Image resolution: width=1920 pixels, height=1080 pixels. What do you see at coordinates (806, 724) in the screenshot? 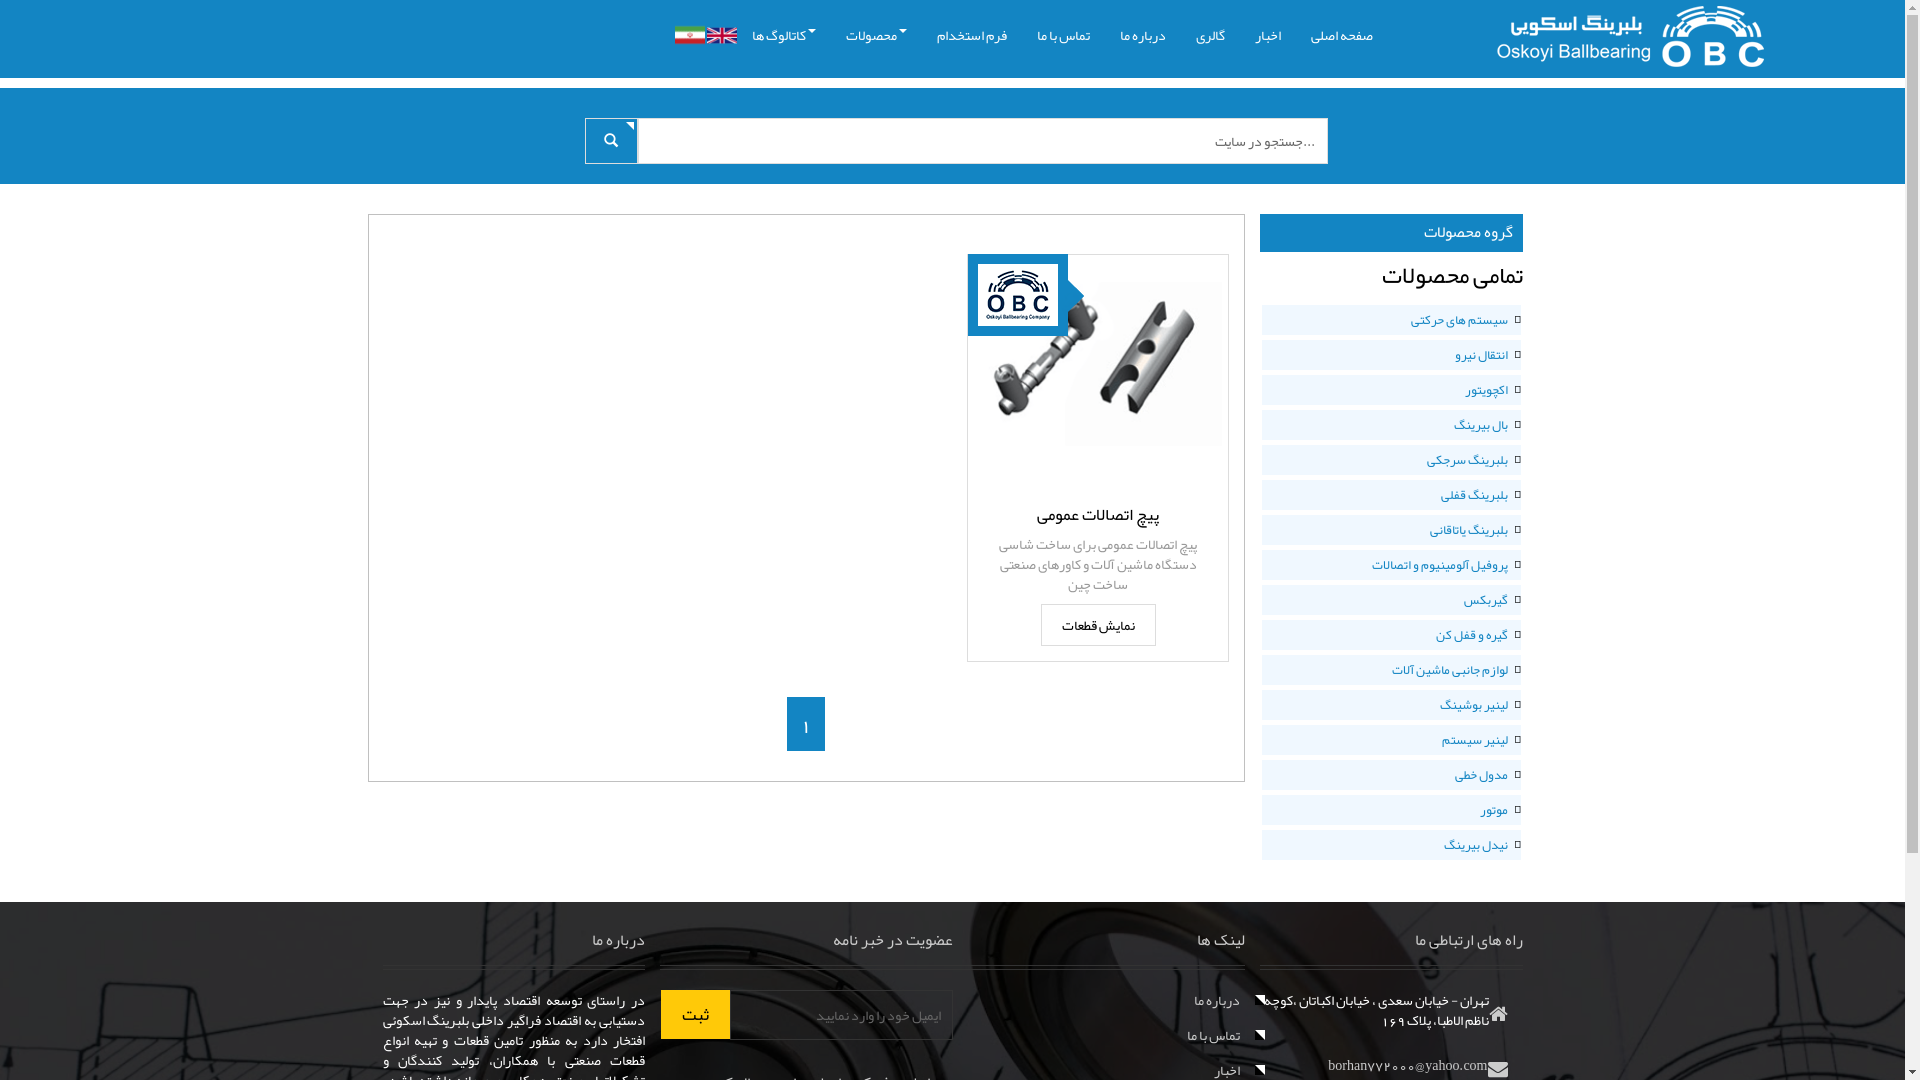
I see `'1'` at bounding box center [806, 724].